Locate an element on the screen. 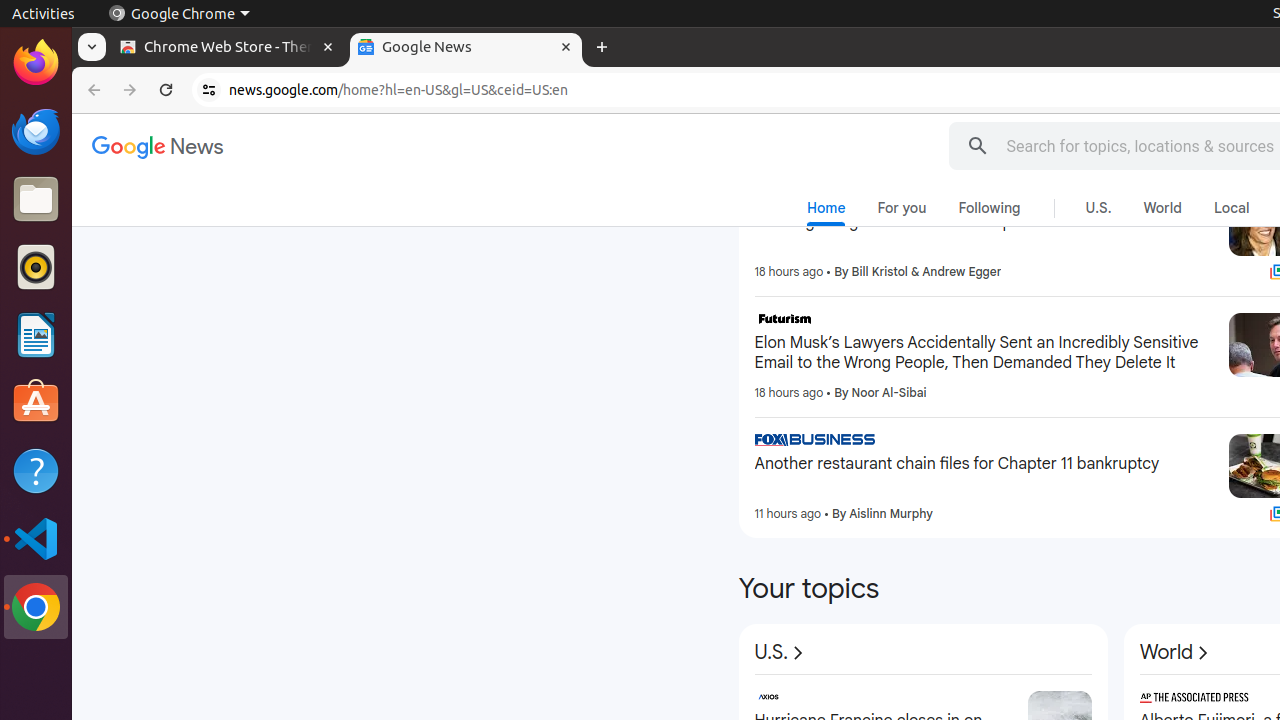 This screenshot has width=1280, height=720. 'Firefox Web Browser' is located at coordinates (35, 61).